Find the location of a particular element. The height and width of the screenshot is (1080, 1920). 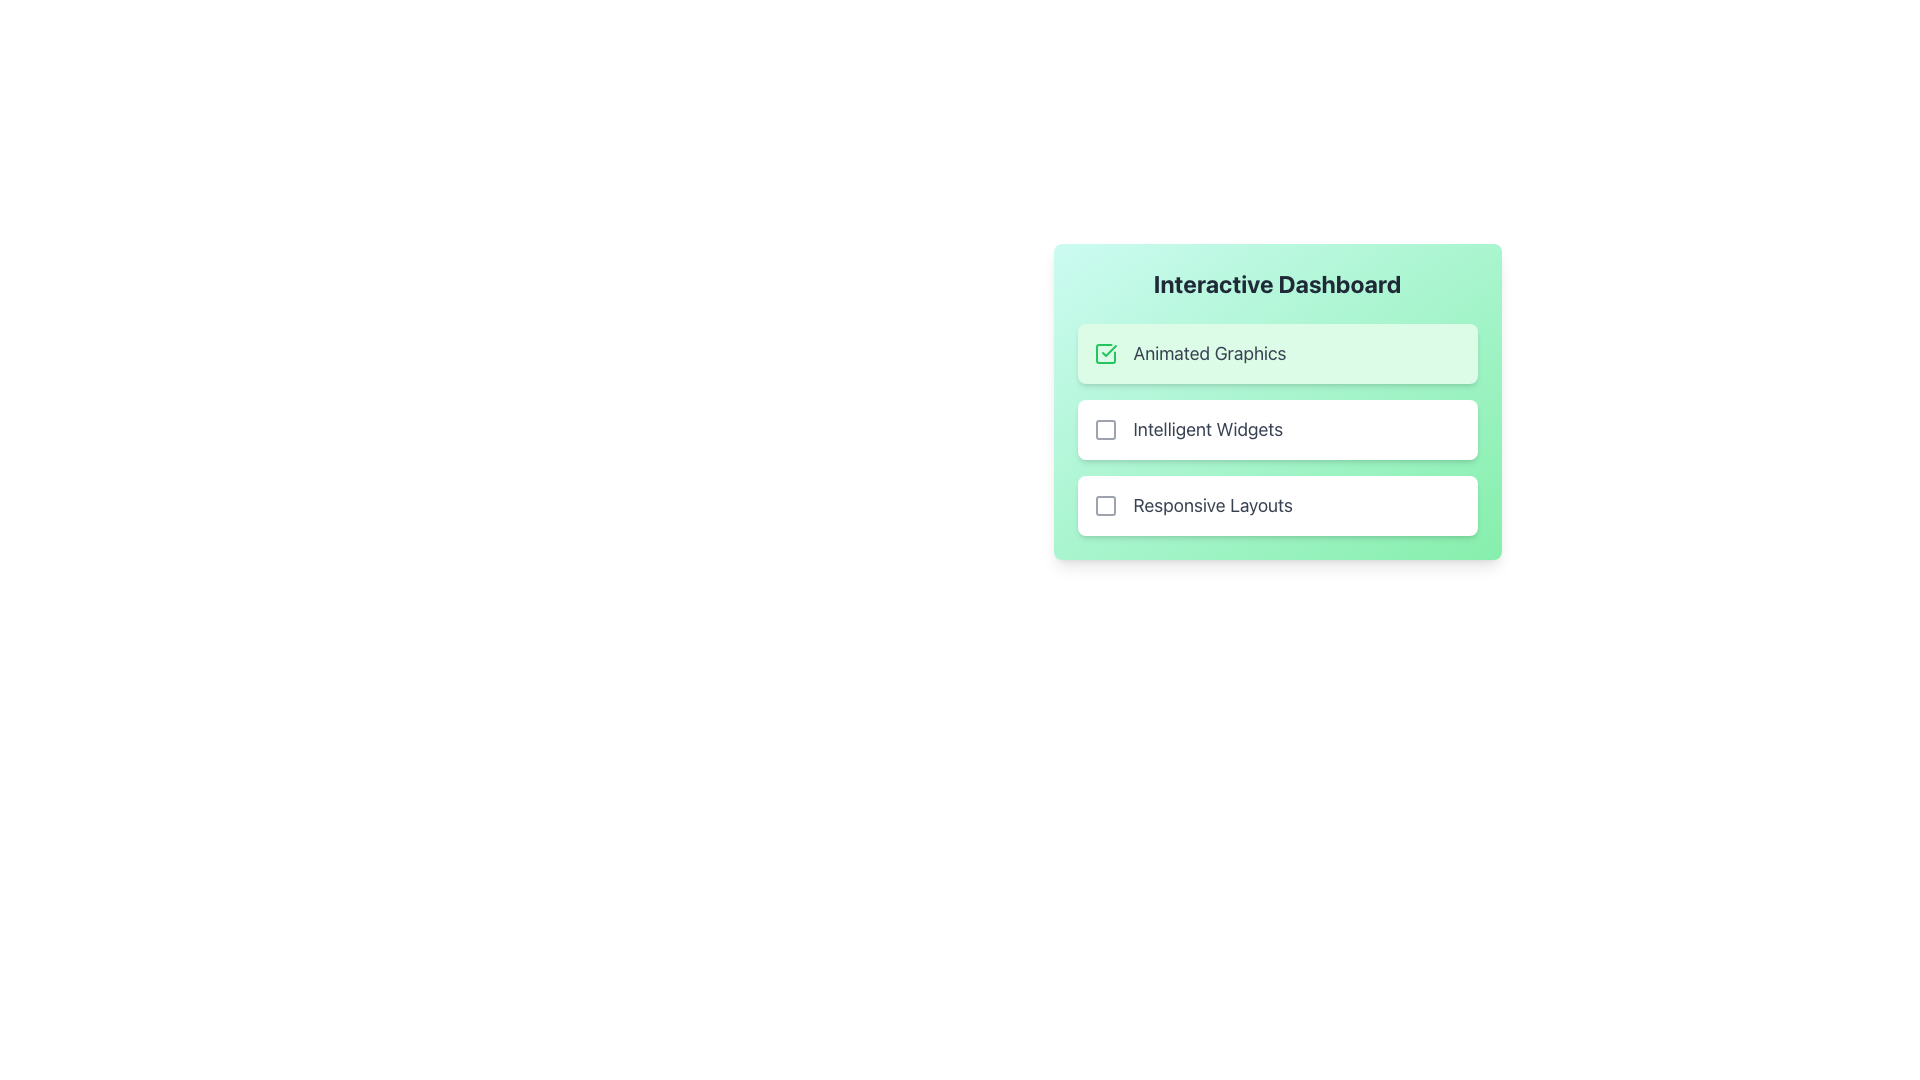

the checkbox labeled 'Intelligent Widgets' is located at coordinates (1188, 428).